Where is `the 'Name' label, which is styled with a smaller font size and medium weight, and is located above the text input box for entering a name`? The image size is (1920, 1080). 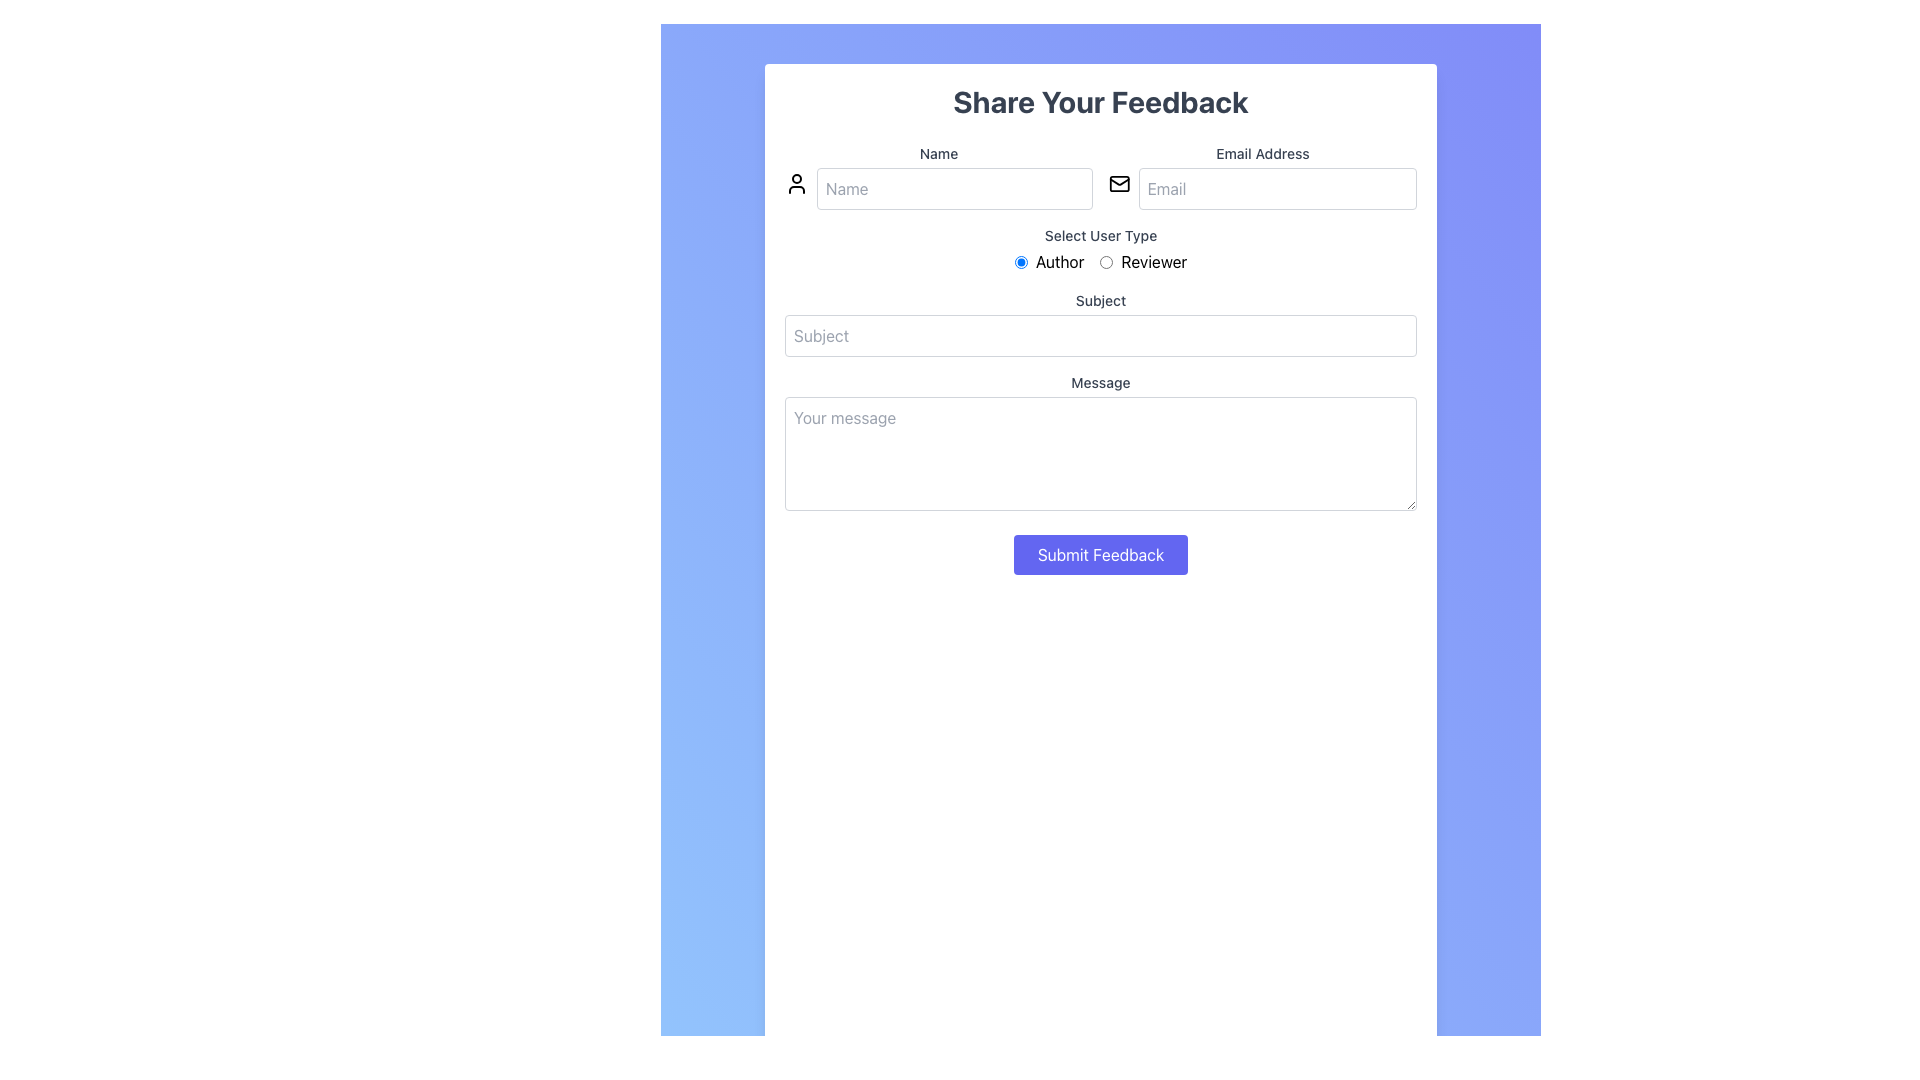 the 'Name' label, which is styled with a smaller font size and medium weight, and is located above the text input box for entering a name is located at coordinates (938, 153).